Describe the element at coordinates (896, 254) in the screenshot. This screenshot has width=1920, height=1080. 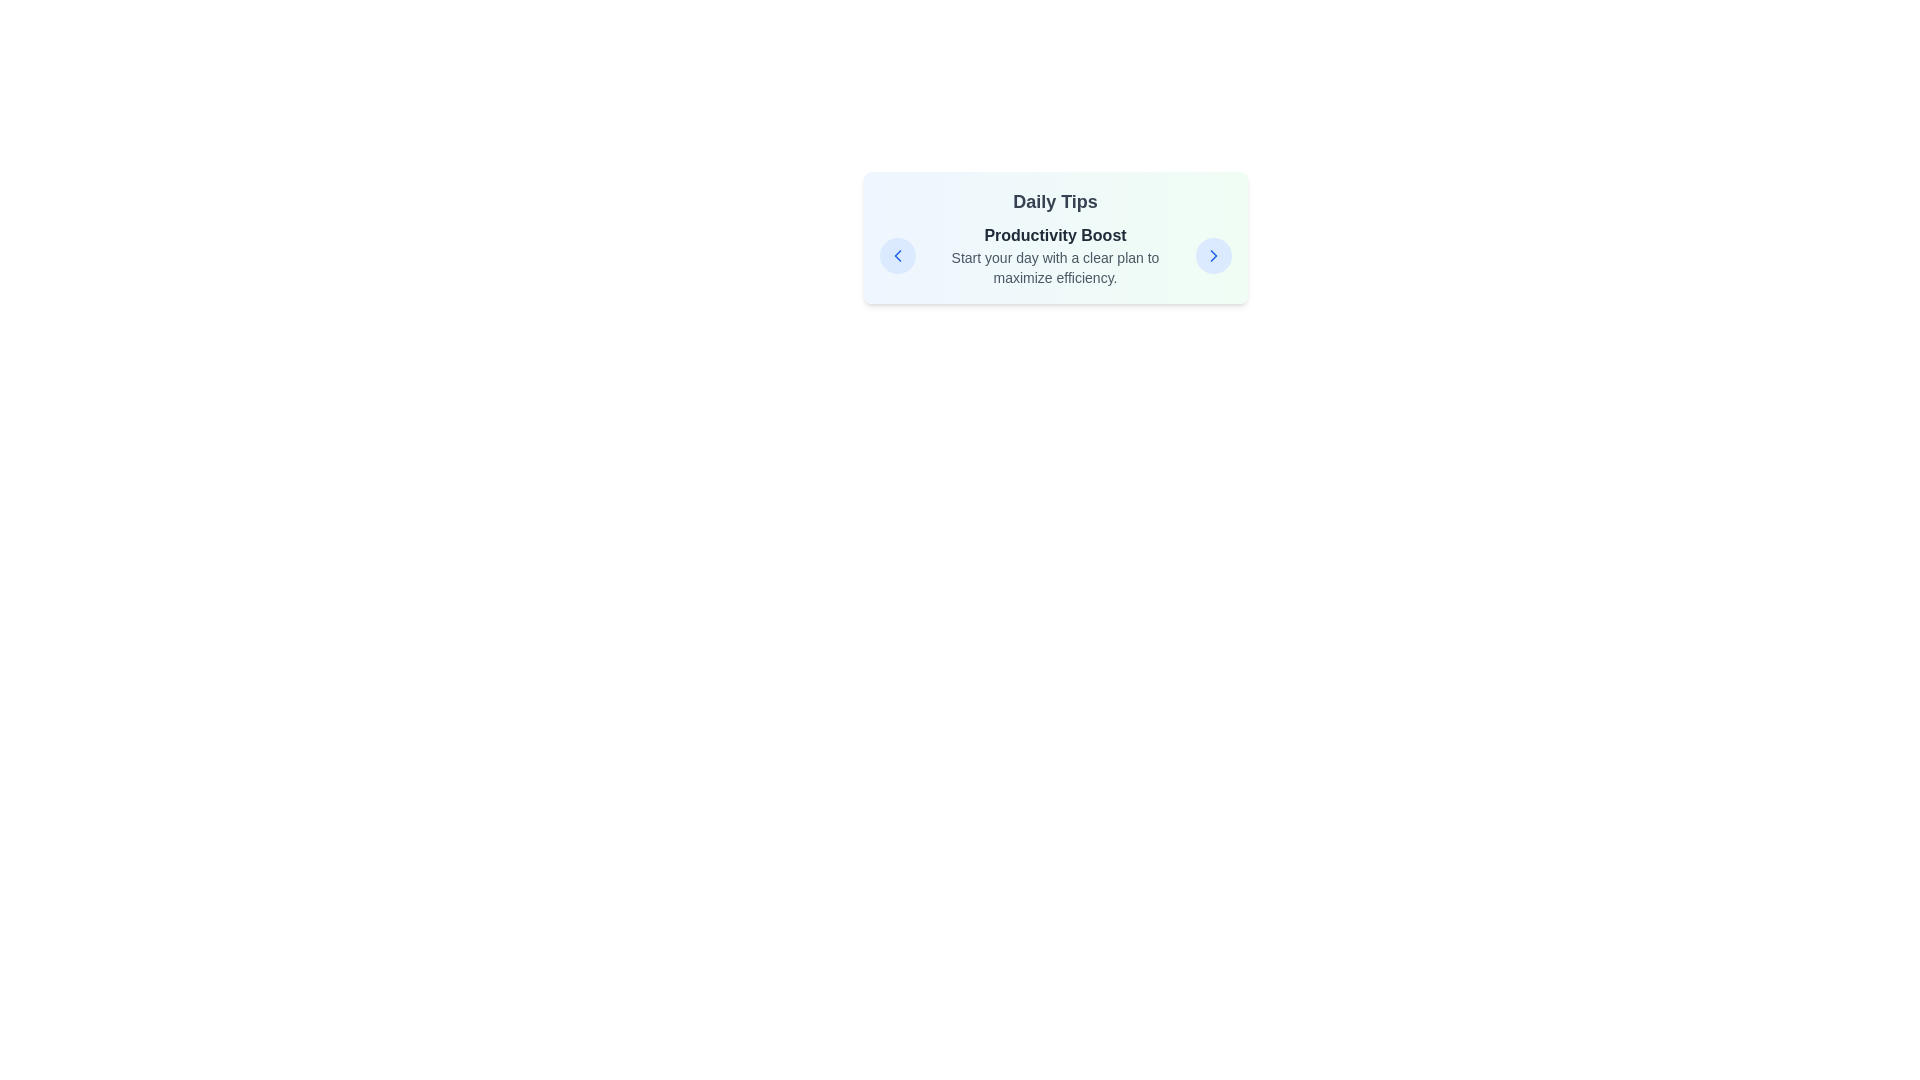
I see `the left arrow button to navigate to the next or previous tip` at that location.